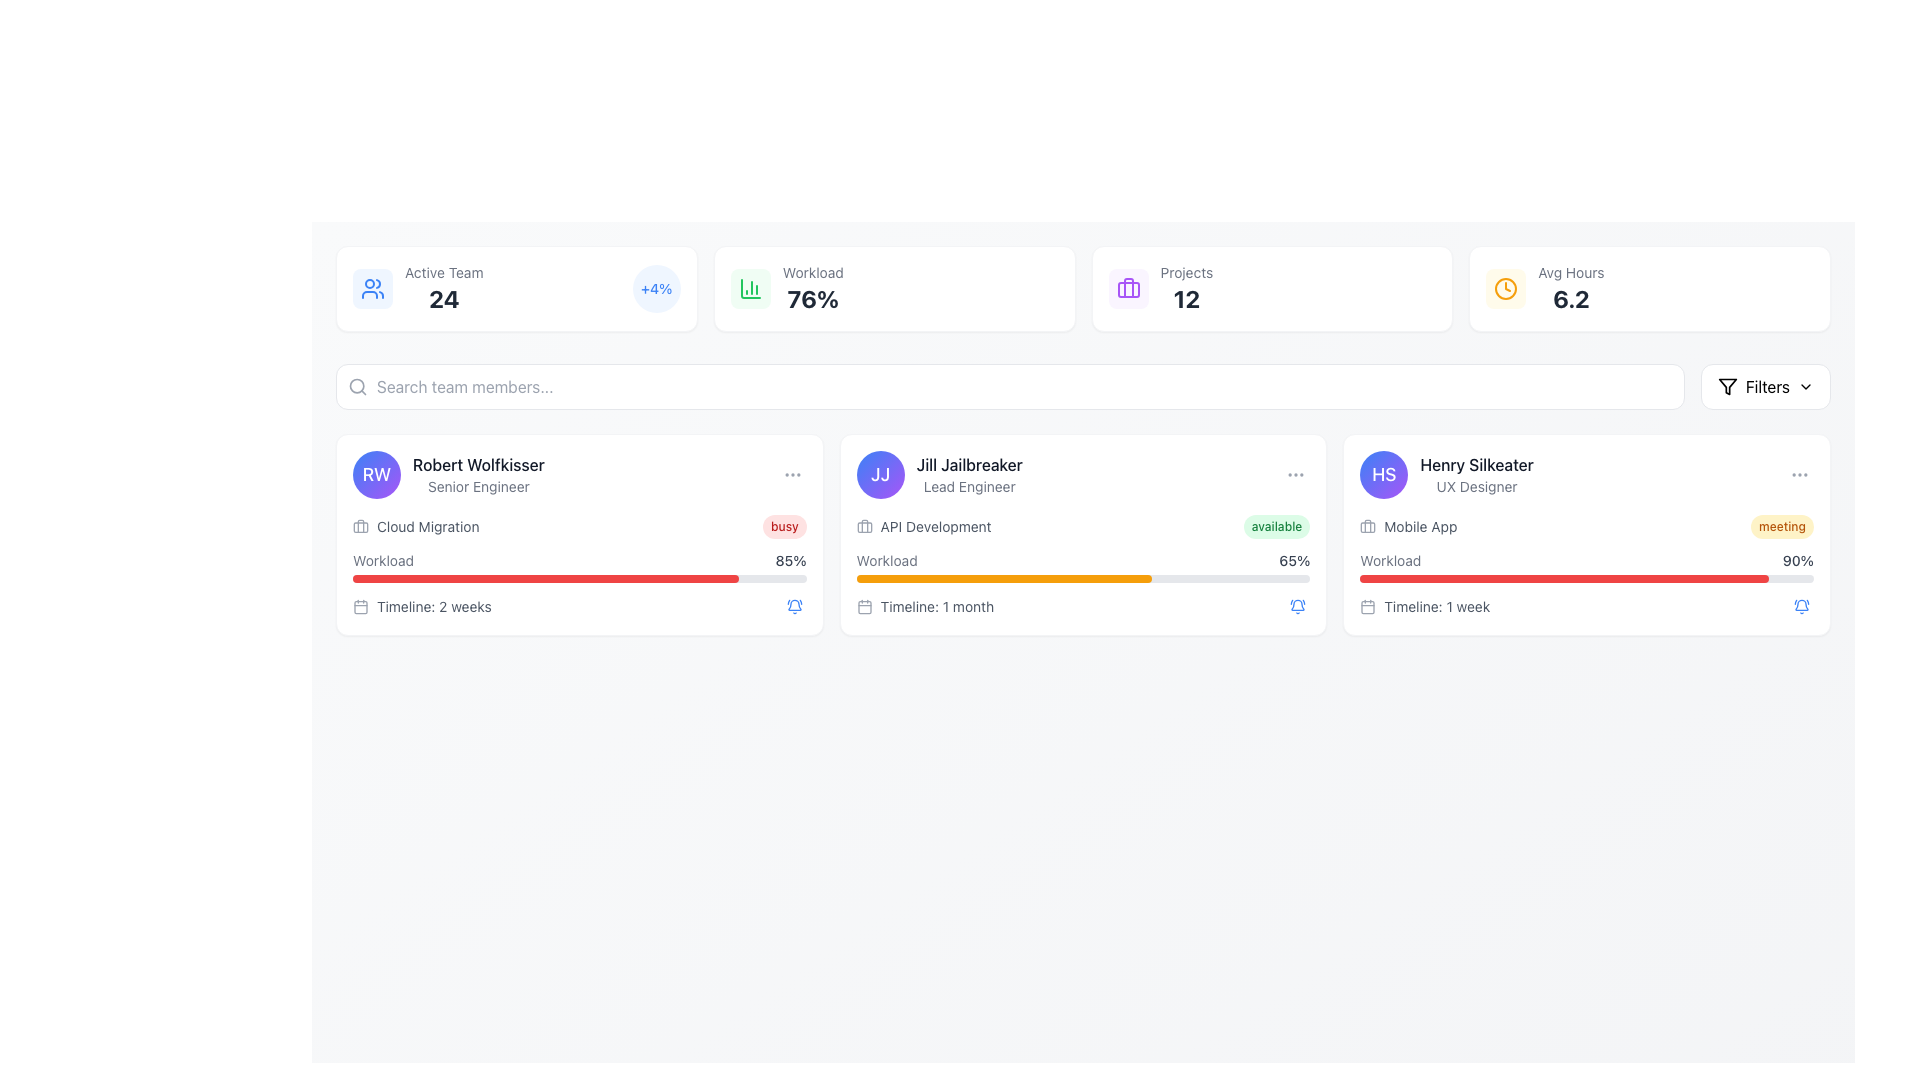 The image size is (1920, 1080). What do you see at coordinates (421, 605) in the screenshot?
I see `the text label with an icon located in the bottom-left section of Robert Wolfkisser's card, right below the workload bar` at bounding box center [421, 605].